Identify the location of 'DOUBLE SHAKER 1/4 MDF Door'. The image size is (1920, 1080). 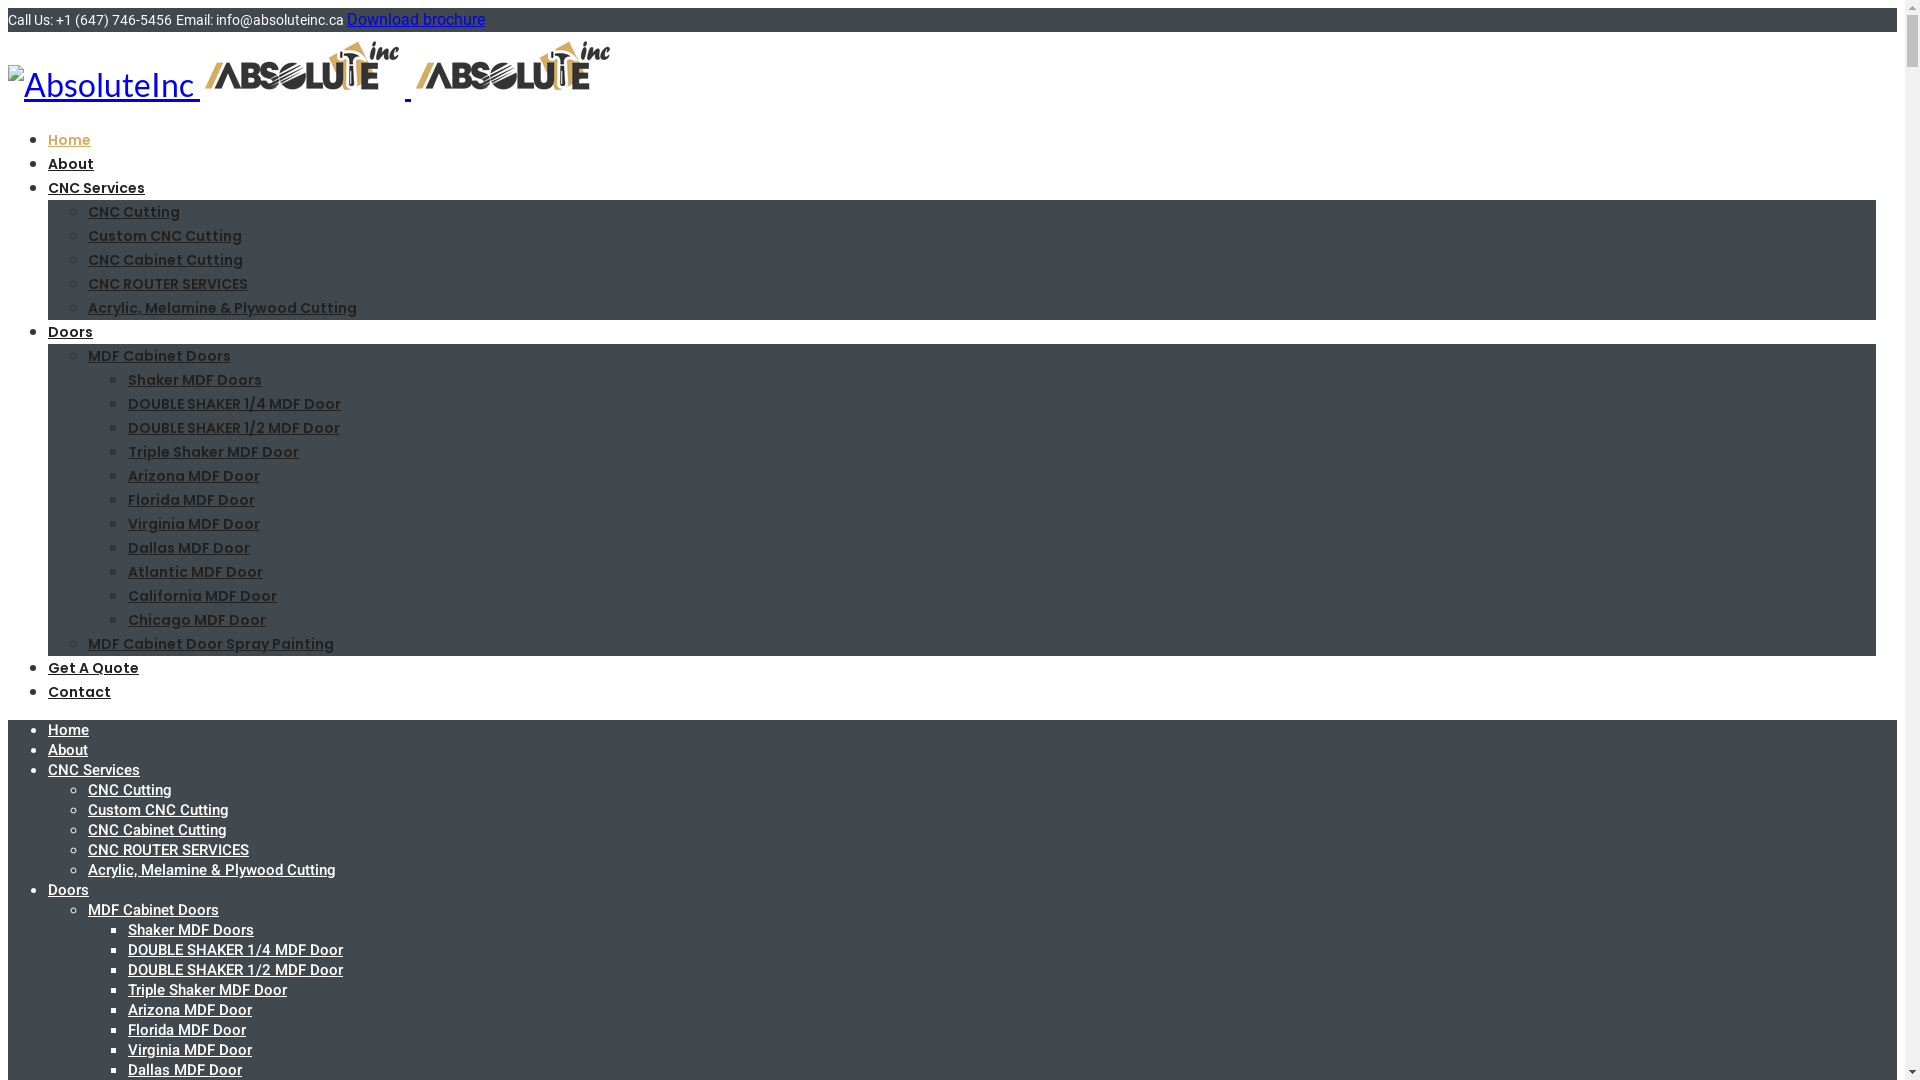
(234, 404).